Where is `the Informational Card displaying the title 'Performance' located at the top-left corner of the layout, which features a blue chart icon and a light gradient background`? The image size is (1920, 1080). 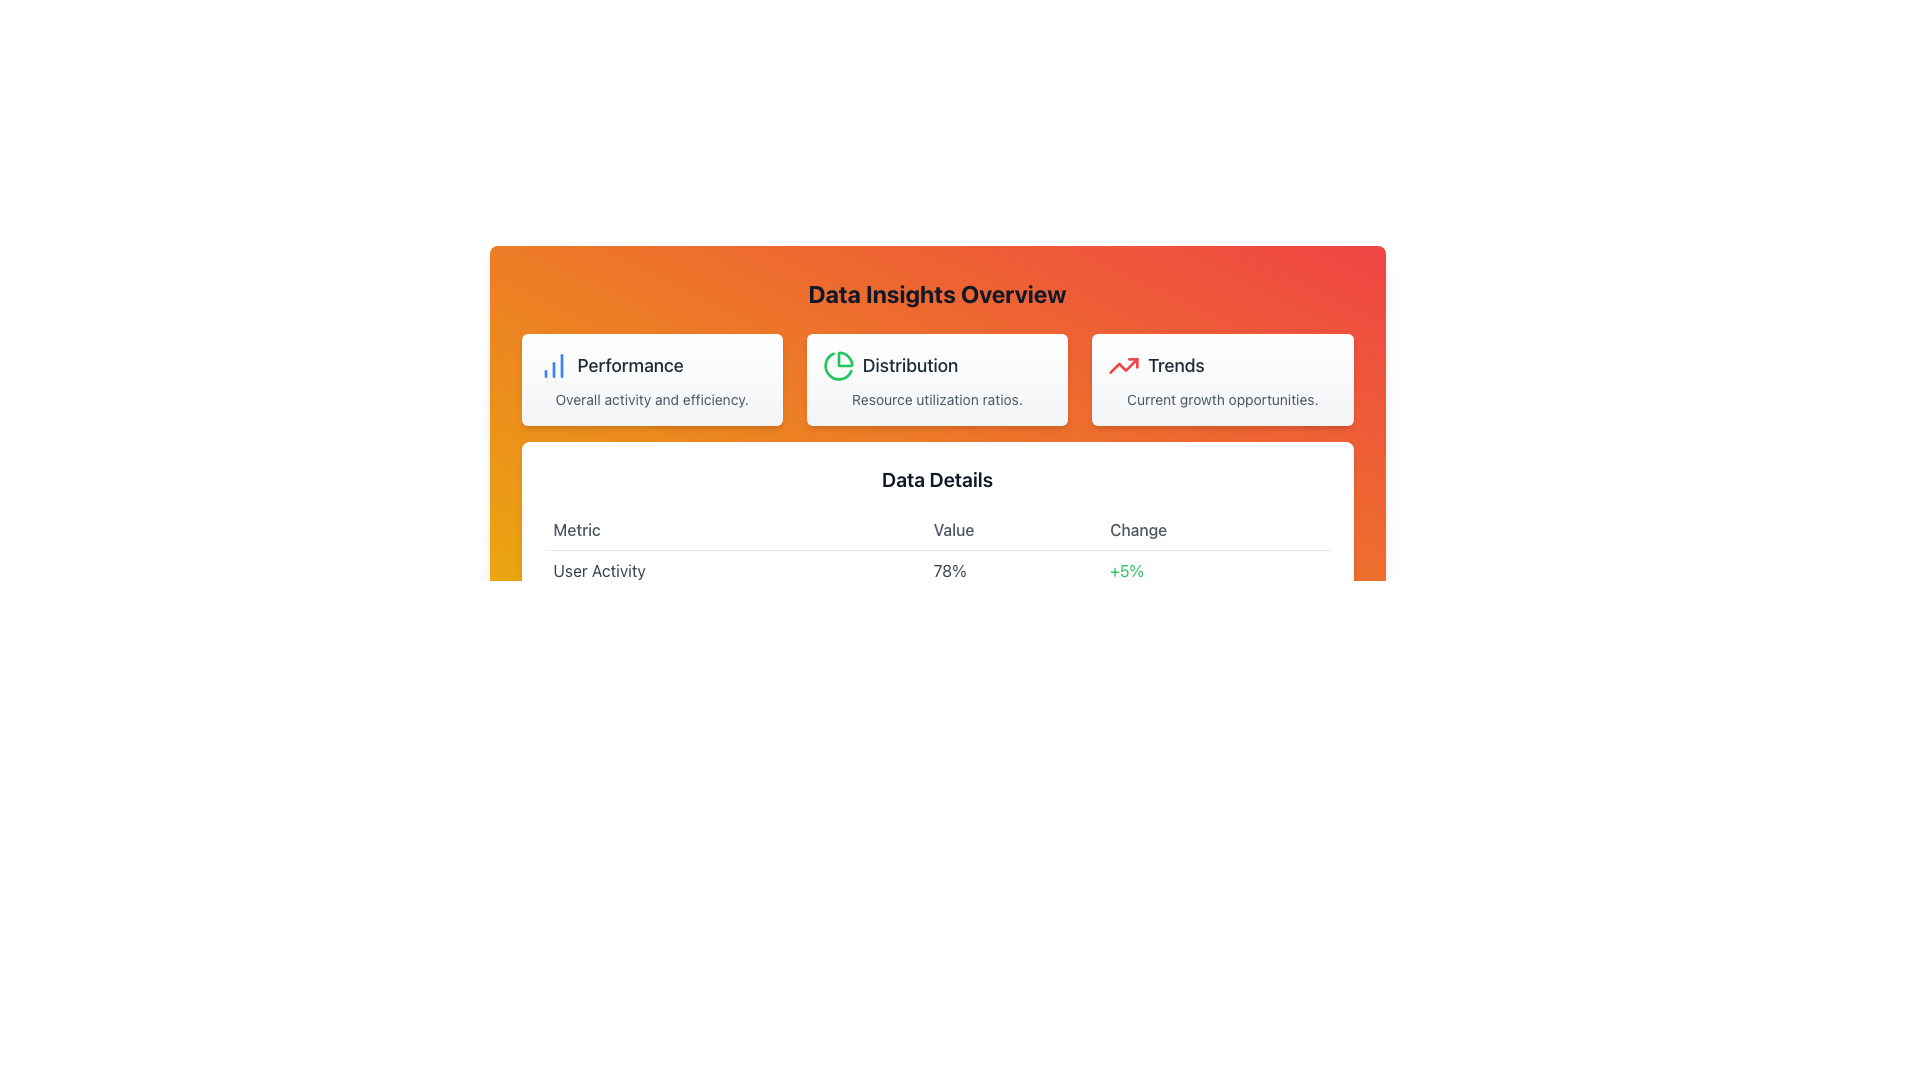 the Informational Card displaying the title 'Performance' located at the top-left corner of the layout, which features a blue chart icon and a light gradient background is located at coordinates (652, 380).